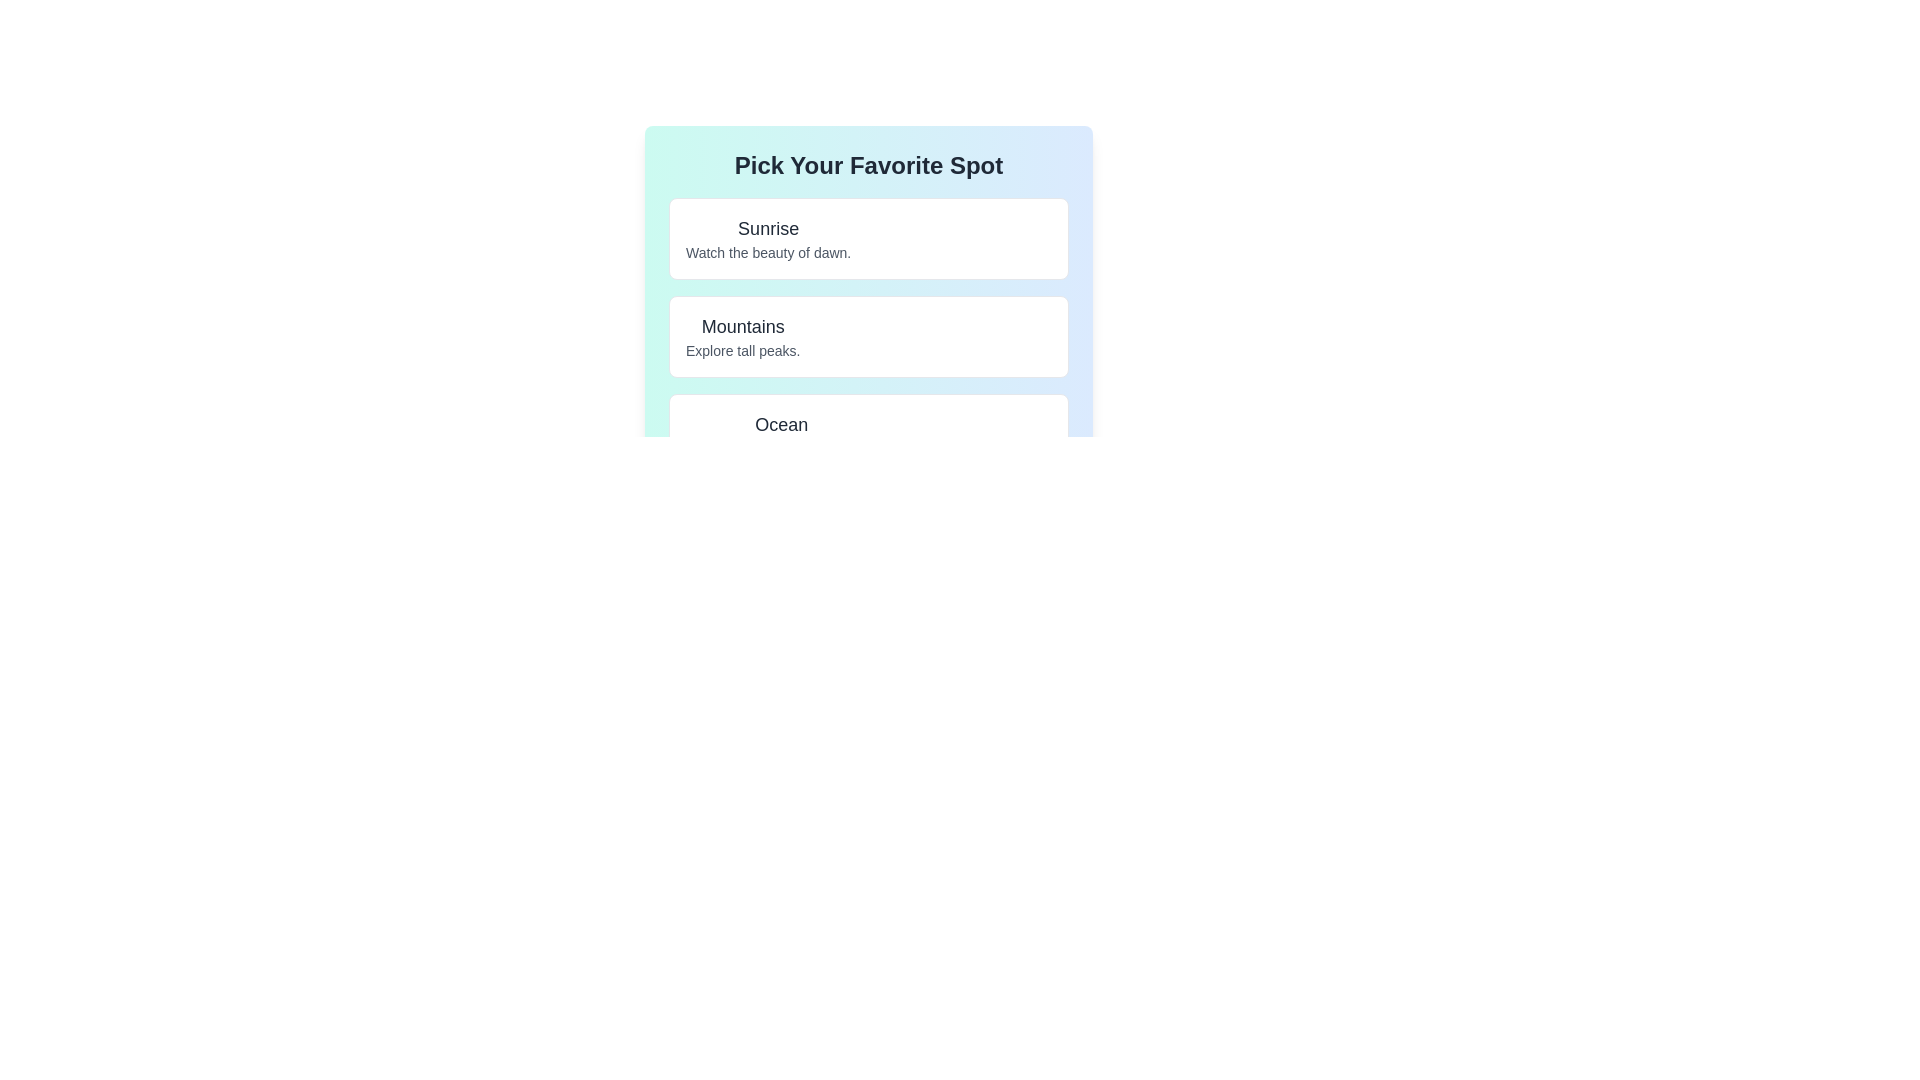  Describe the element at coordinates (742, 350) in the screenshot. I see `the static informational text that provides a description for the 'Mountains' option in the 'Pick Your Favorite Spot' section` at that location.